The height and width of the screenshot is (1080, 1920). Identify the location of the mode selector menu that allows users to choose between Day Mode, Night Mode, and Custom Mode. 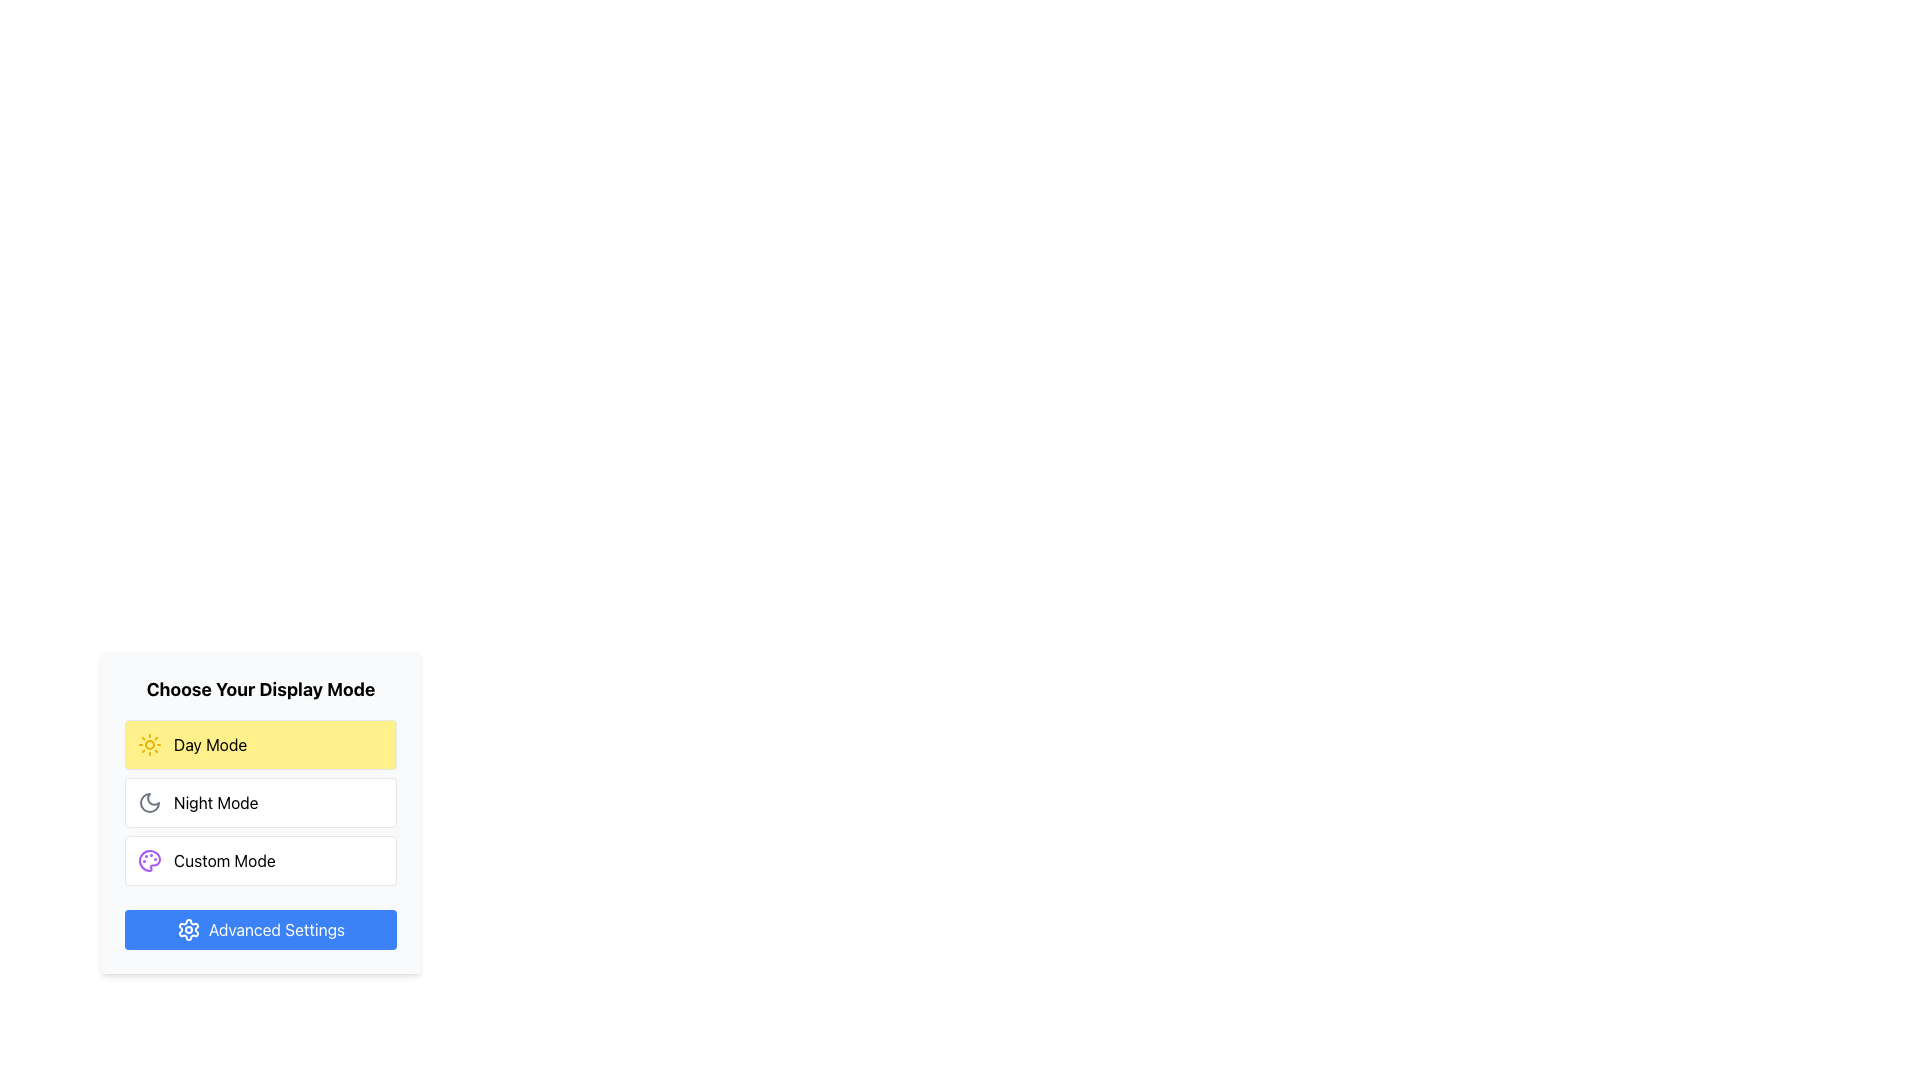
(259, 813).